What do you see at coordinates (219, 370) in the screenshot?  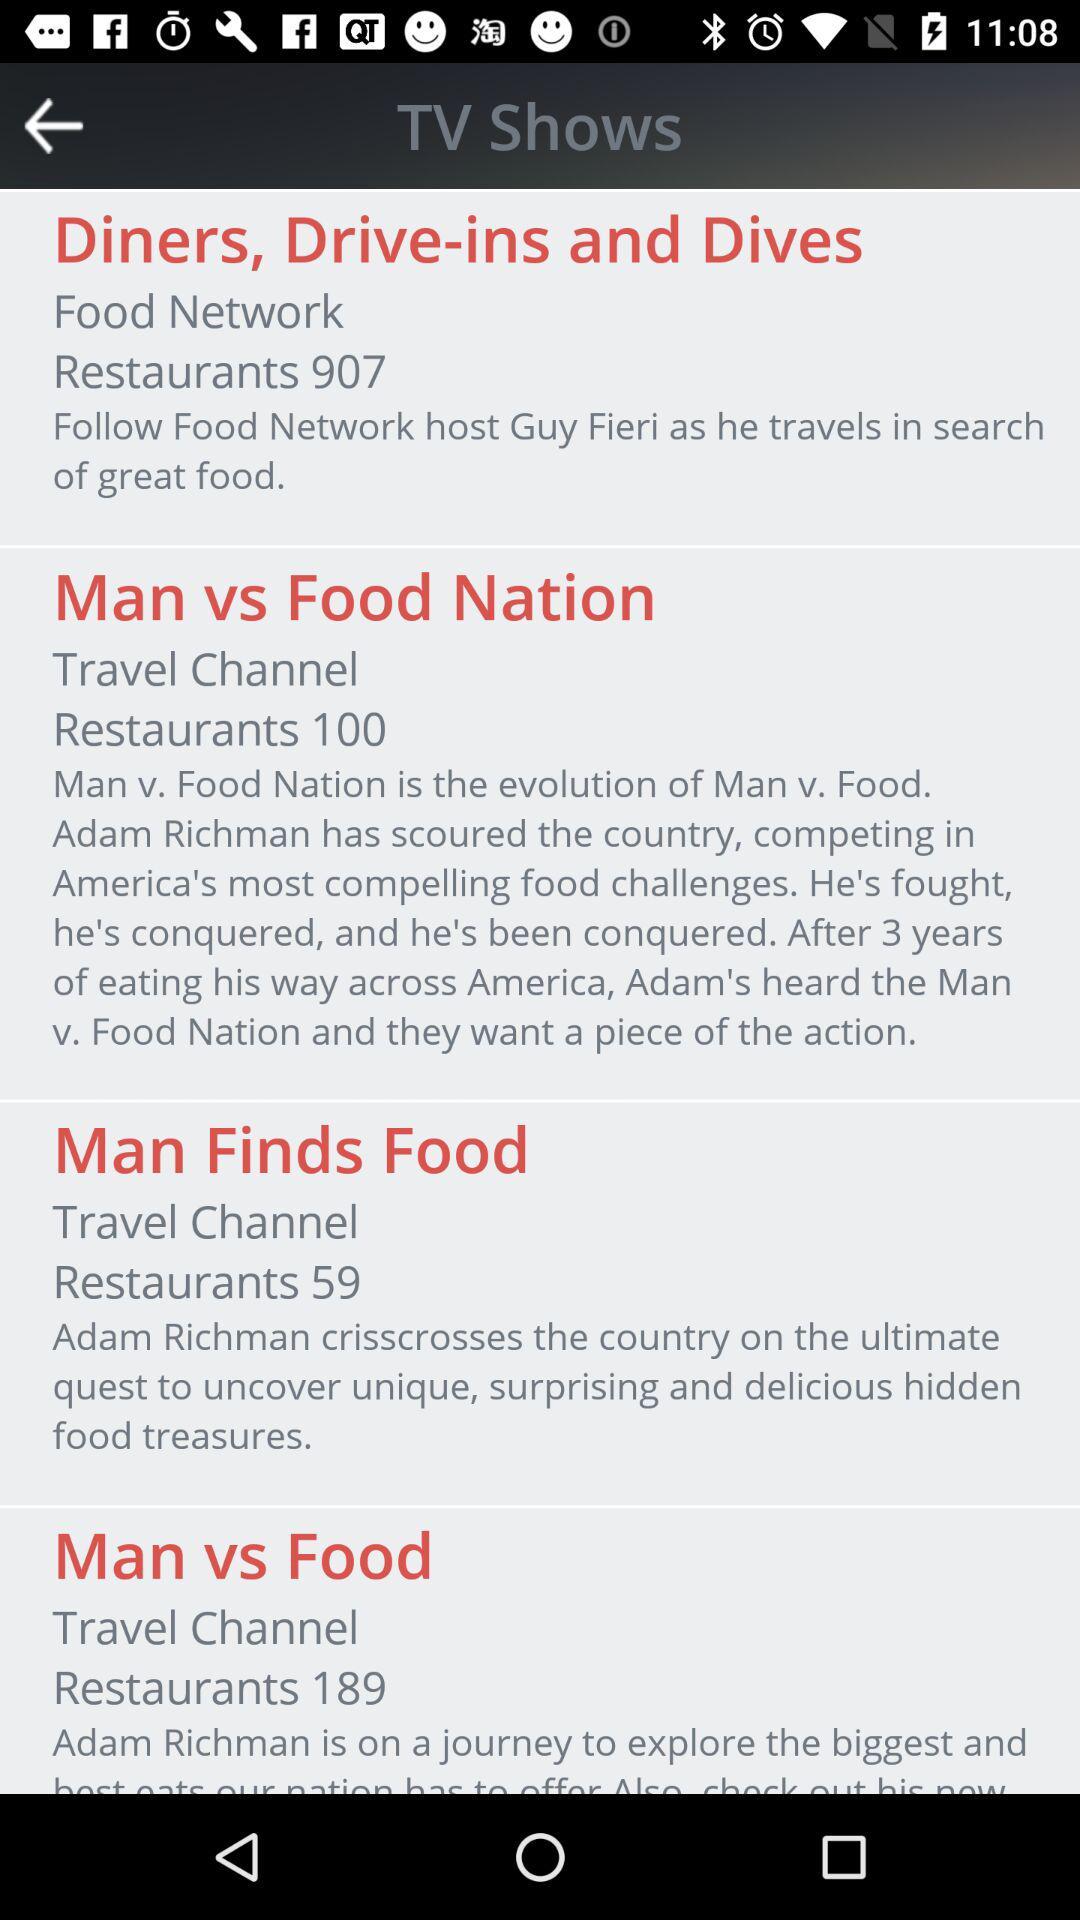 I see `the restaurants 907 icon` at bounding box center [219, 370].